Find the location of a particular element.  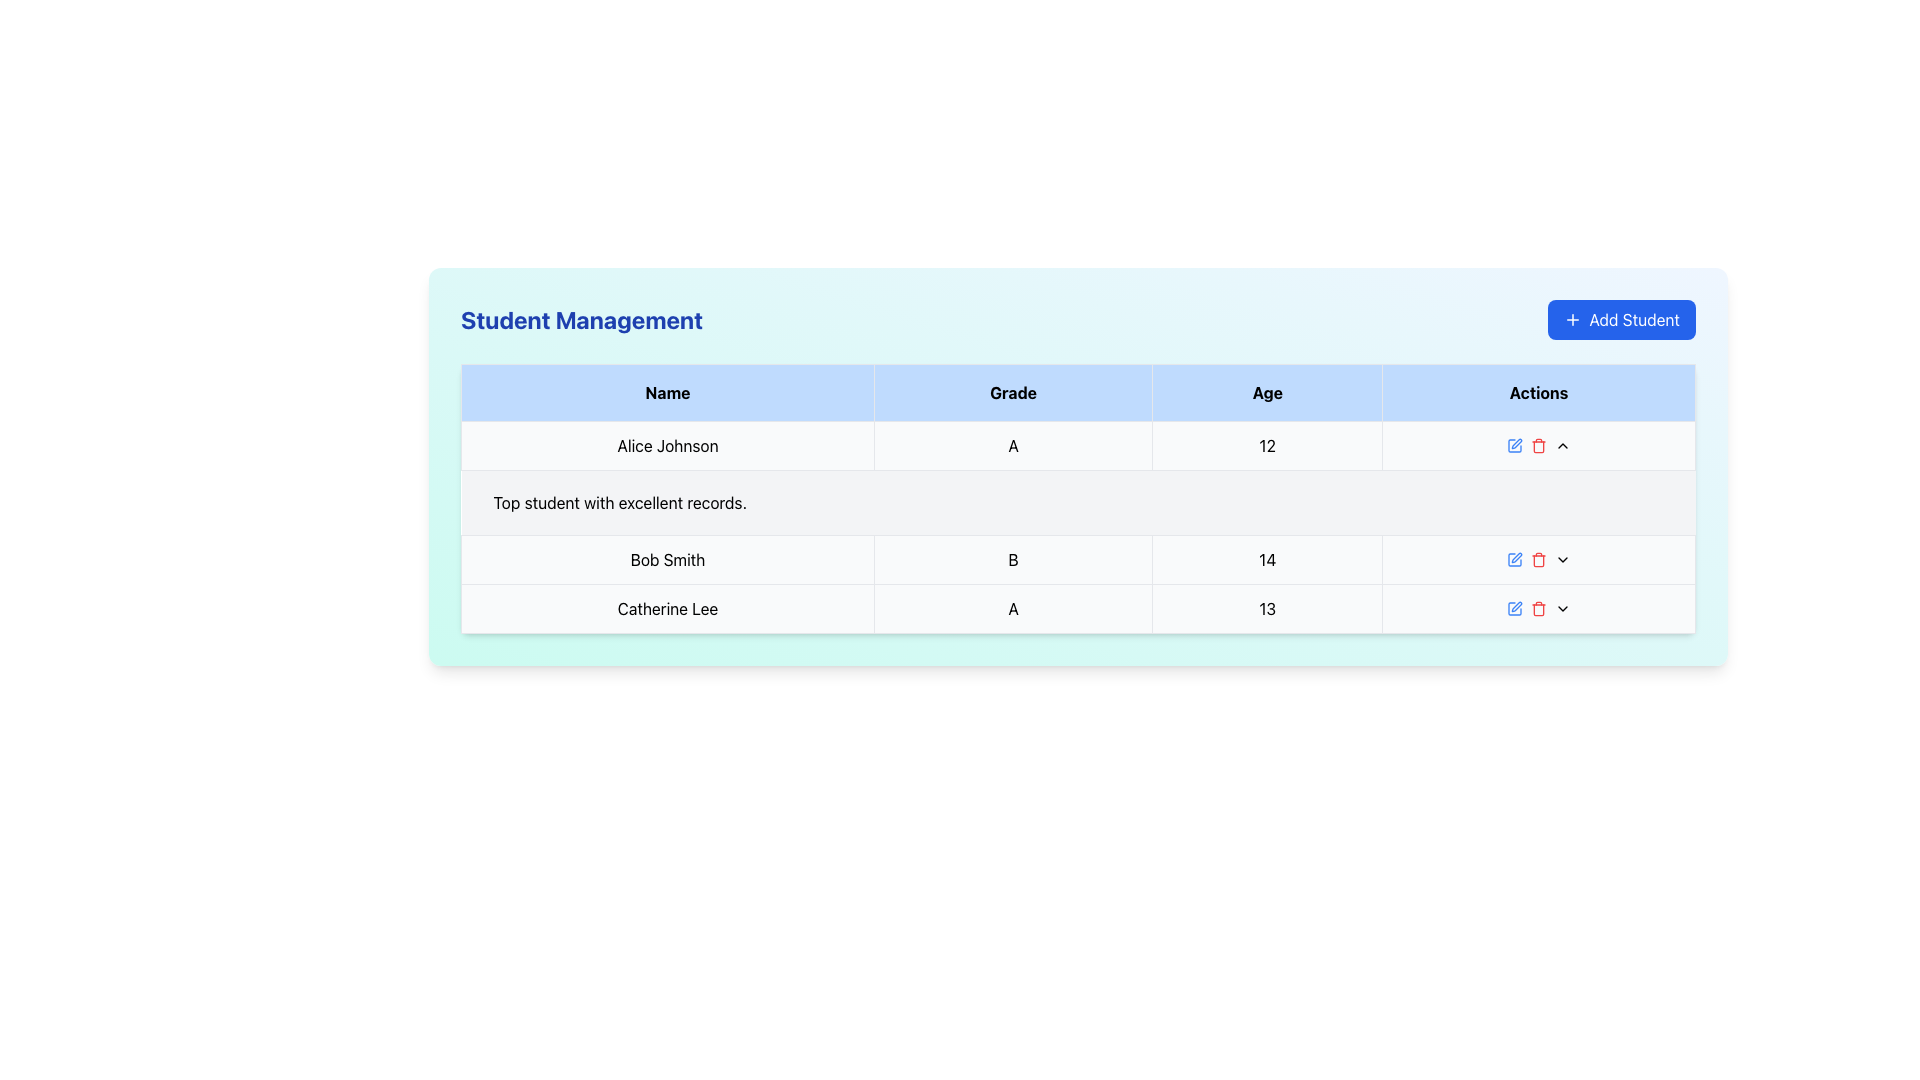

the delete button in the Student Management panel, which is the third button in a horizontal sequence of action buttons located in the rightmost column of the first row of the table is located at coordinates (1538, 445).